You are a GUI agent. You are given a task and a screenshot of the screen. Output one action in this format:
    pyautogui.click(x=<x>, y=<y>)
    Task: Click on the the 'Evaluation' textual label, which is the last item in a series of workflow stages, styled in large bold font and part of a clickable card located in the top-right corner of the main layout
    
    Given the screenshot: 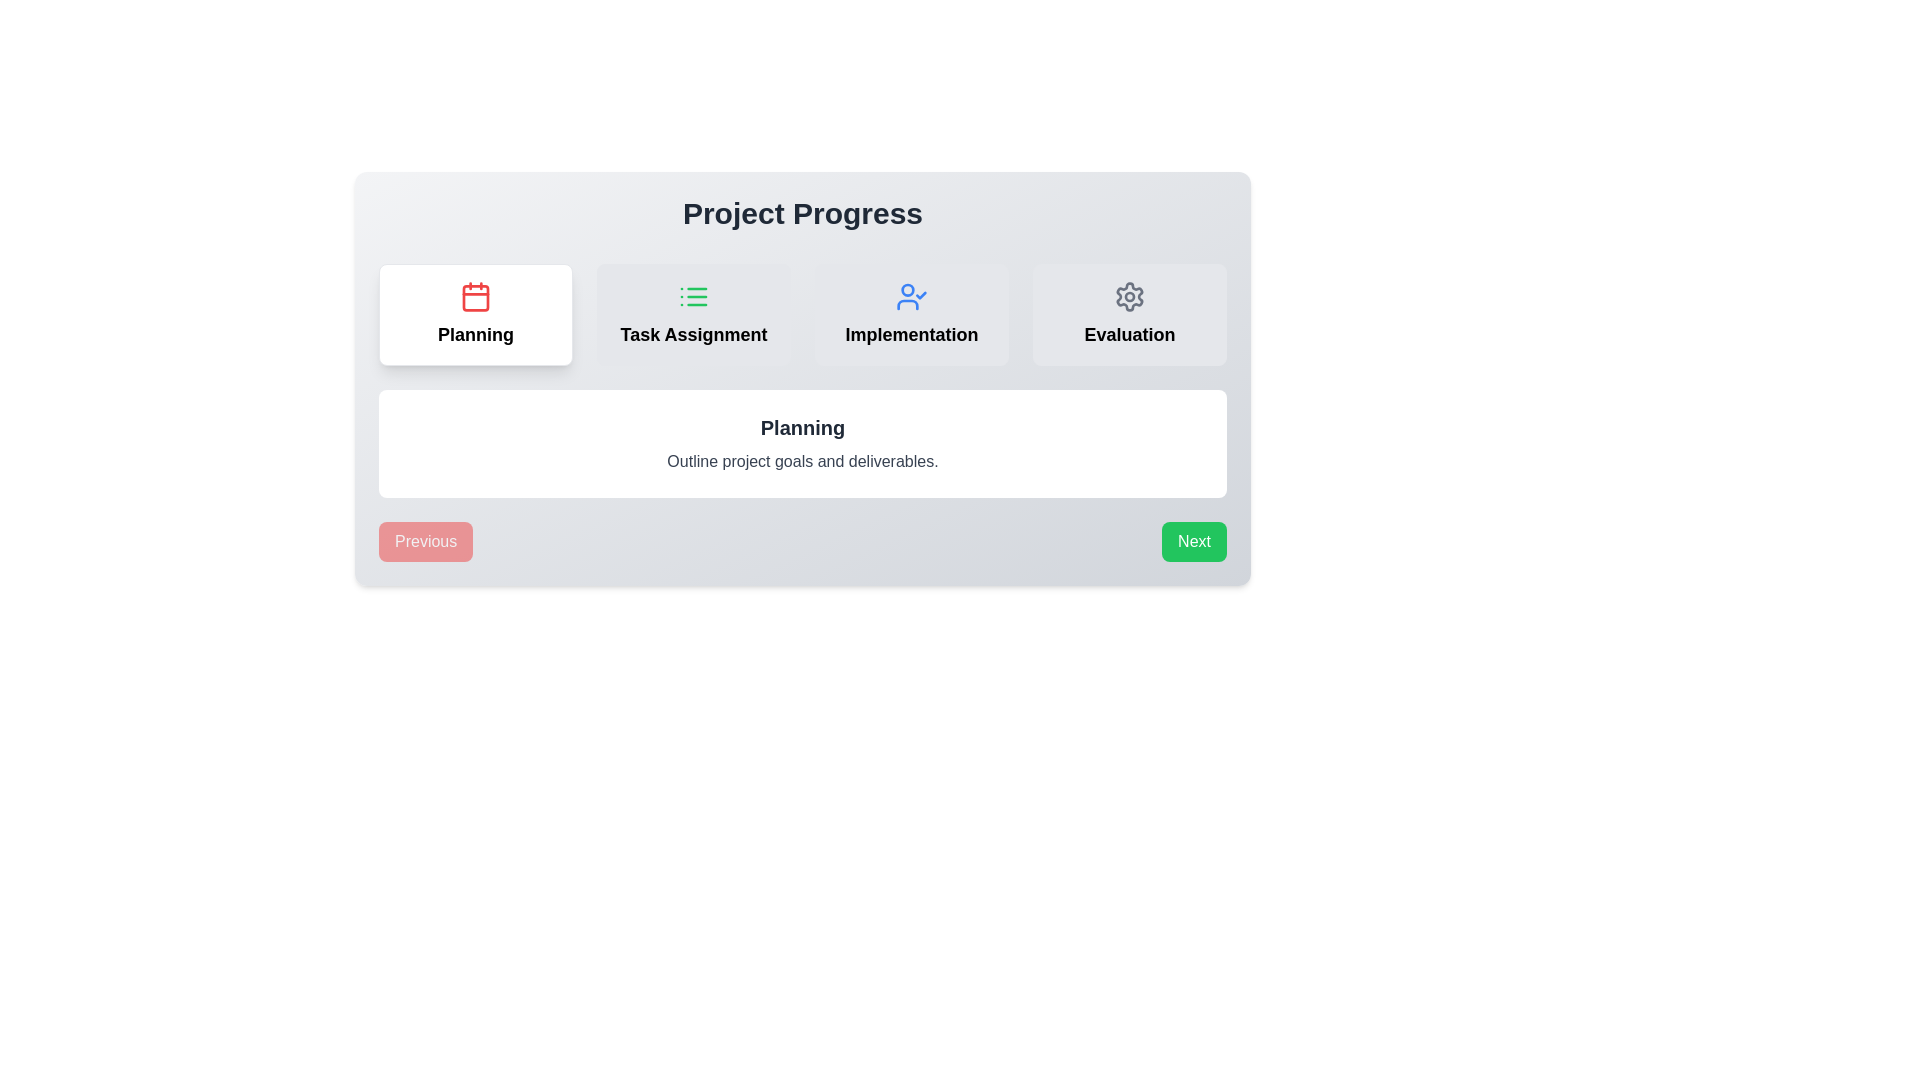 What is the action you would take?
    pyautogui.click(x=1129, y=334)
    